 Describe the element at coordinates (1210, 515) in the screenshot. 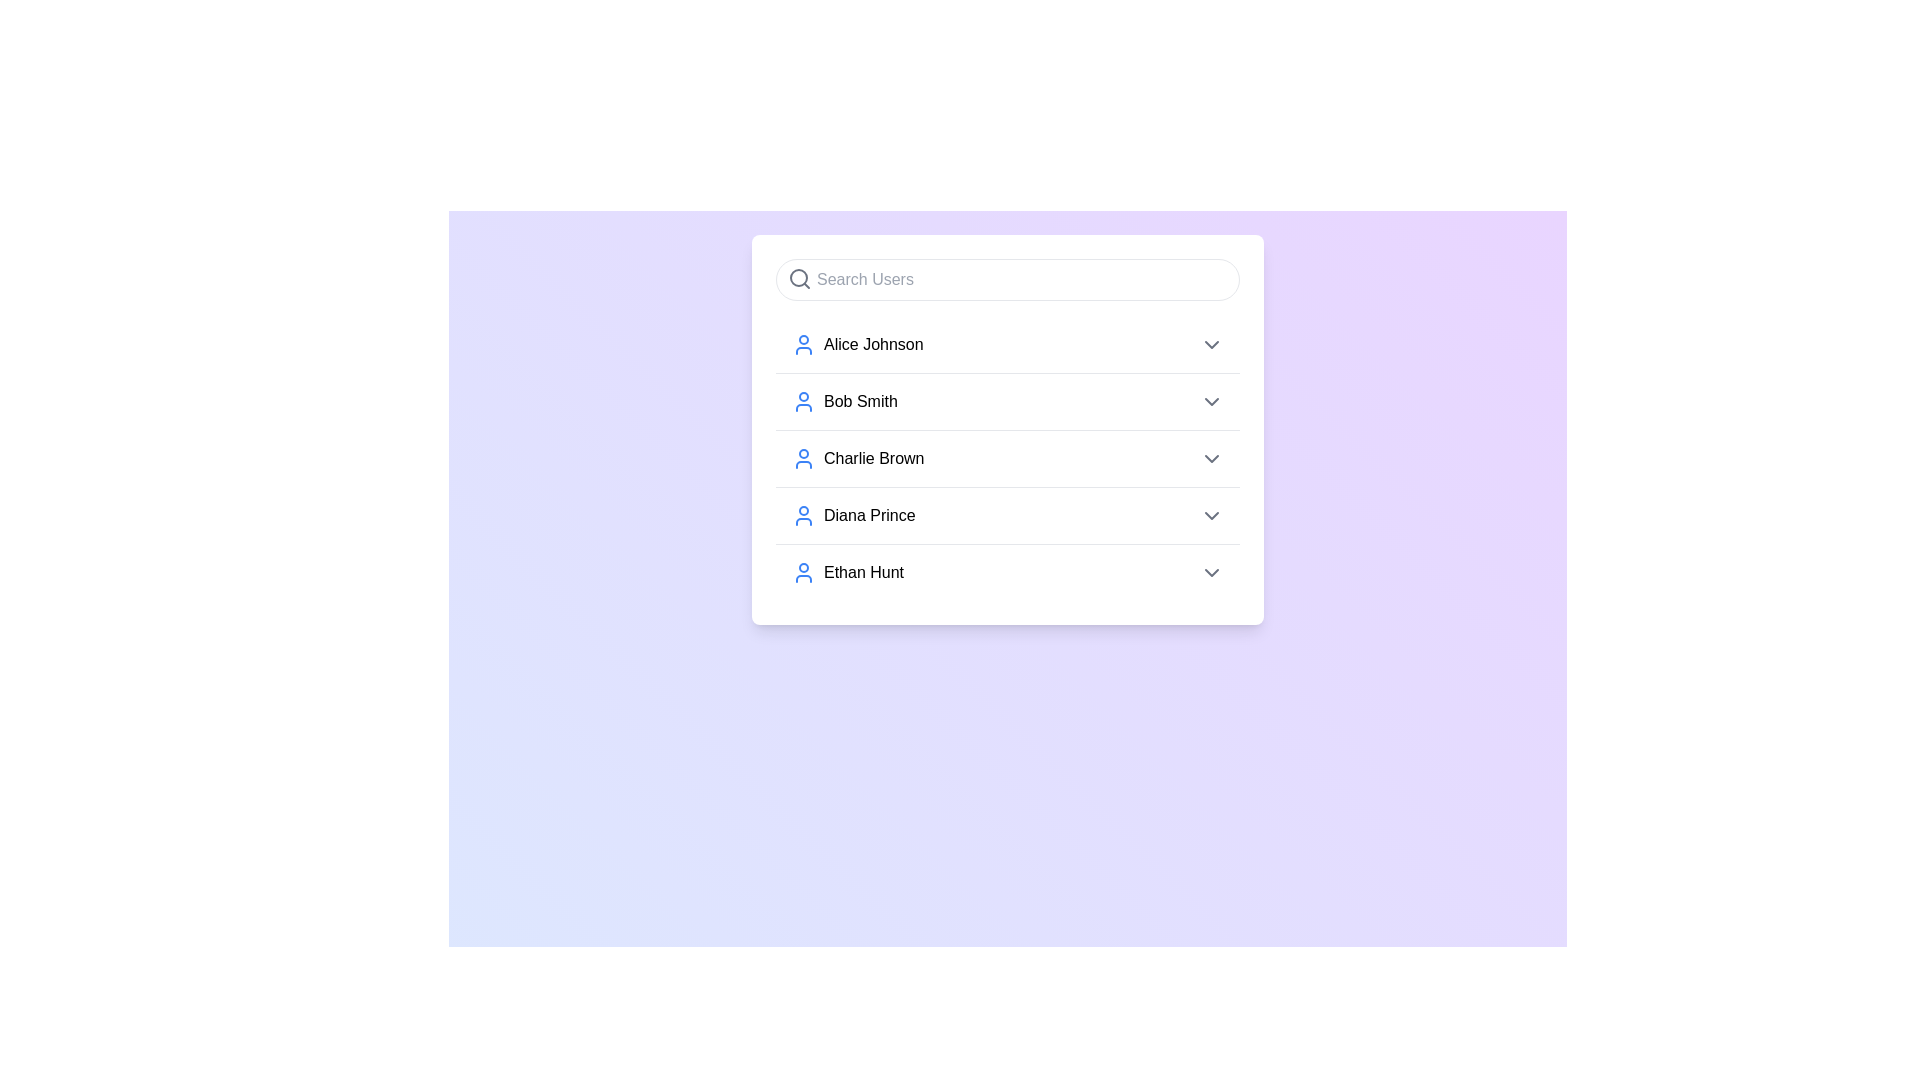

I see `the downward-pointing chevron icon styled in gray located at the right end of the 'Diana Prince' entry to trigger a tooltip or visual feedback` at that location.